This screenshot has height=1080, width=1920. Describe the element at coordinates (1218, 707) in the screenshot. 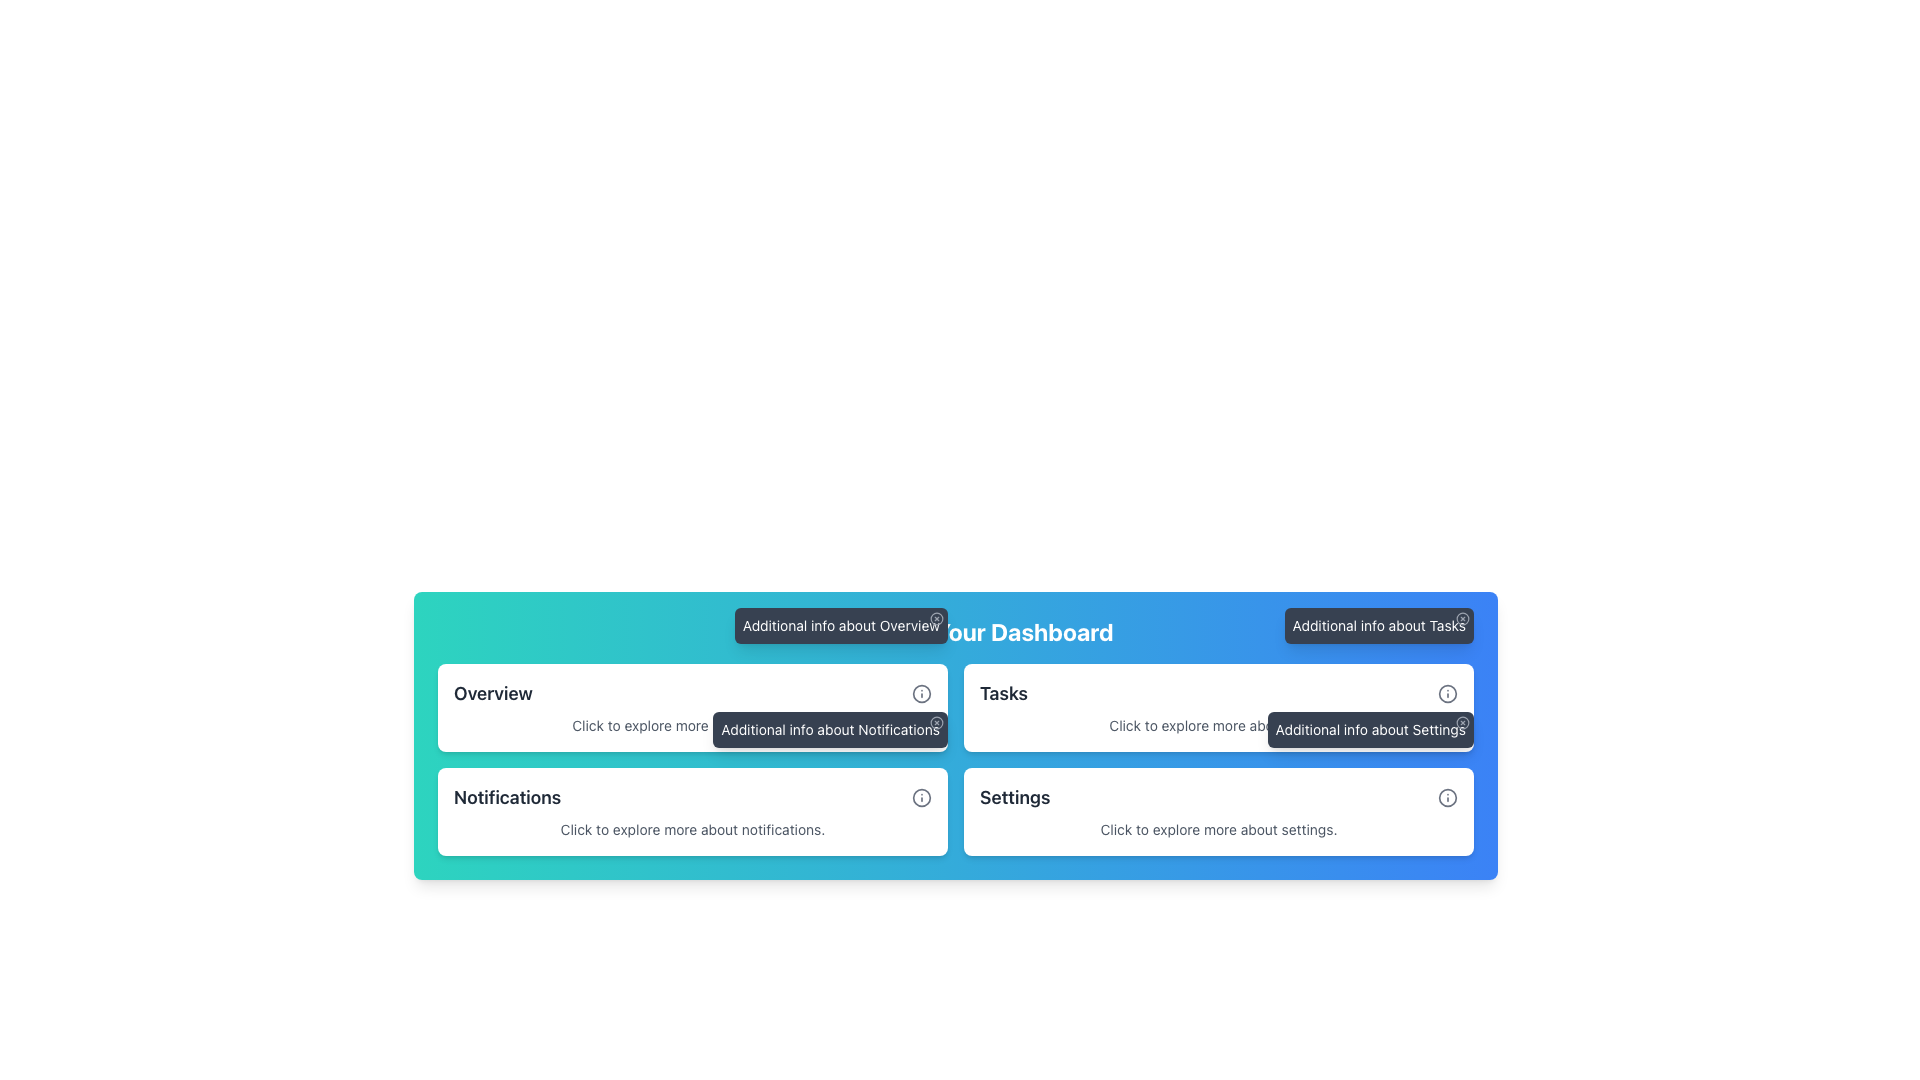

I see `the card in the second column of the first row labeled 'Tasks'` at that location.